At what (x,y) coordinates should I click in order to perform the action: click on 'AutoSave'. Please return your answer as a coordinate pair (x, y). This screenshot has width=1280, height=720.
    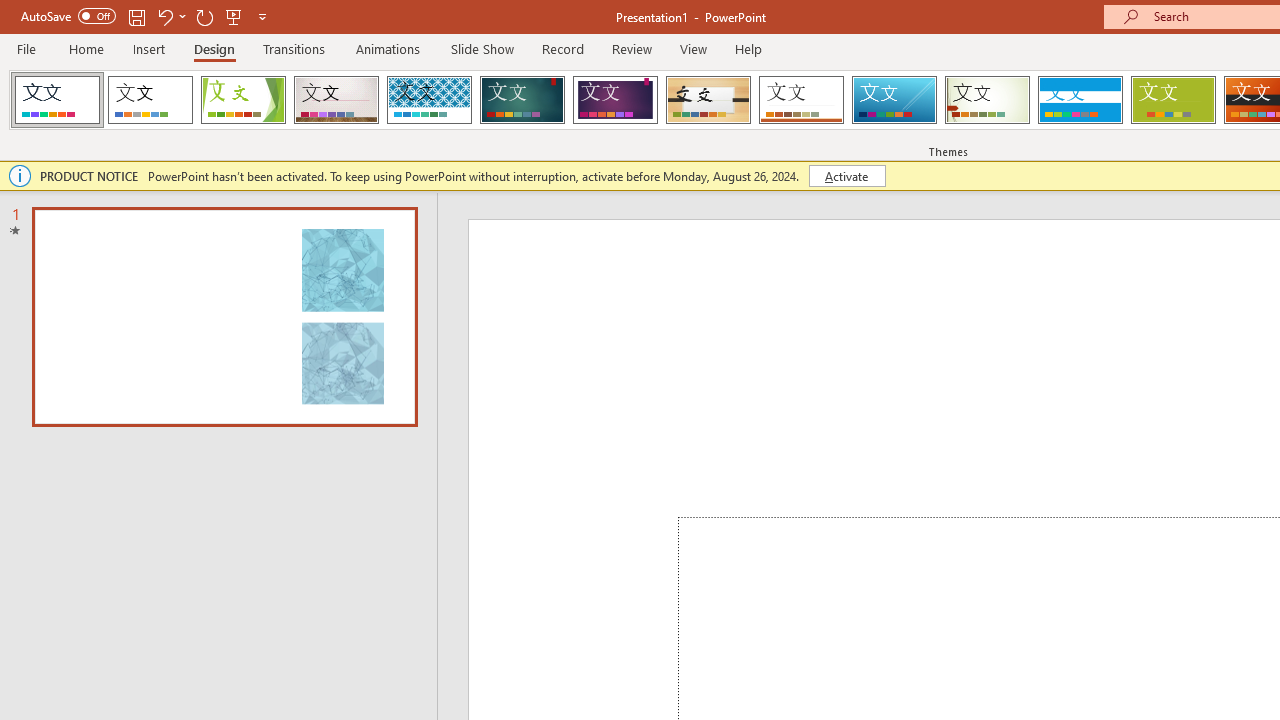
    Looking at the image, I should click on (68, 16).